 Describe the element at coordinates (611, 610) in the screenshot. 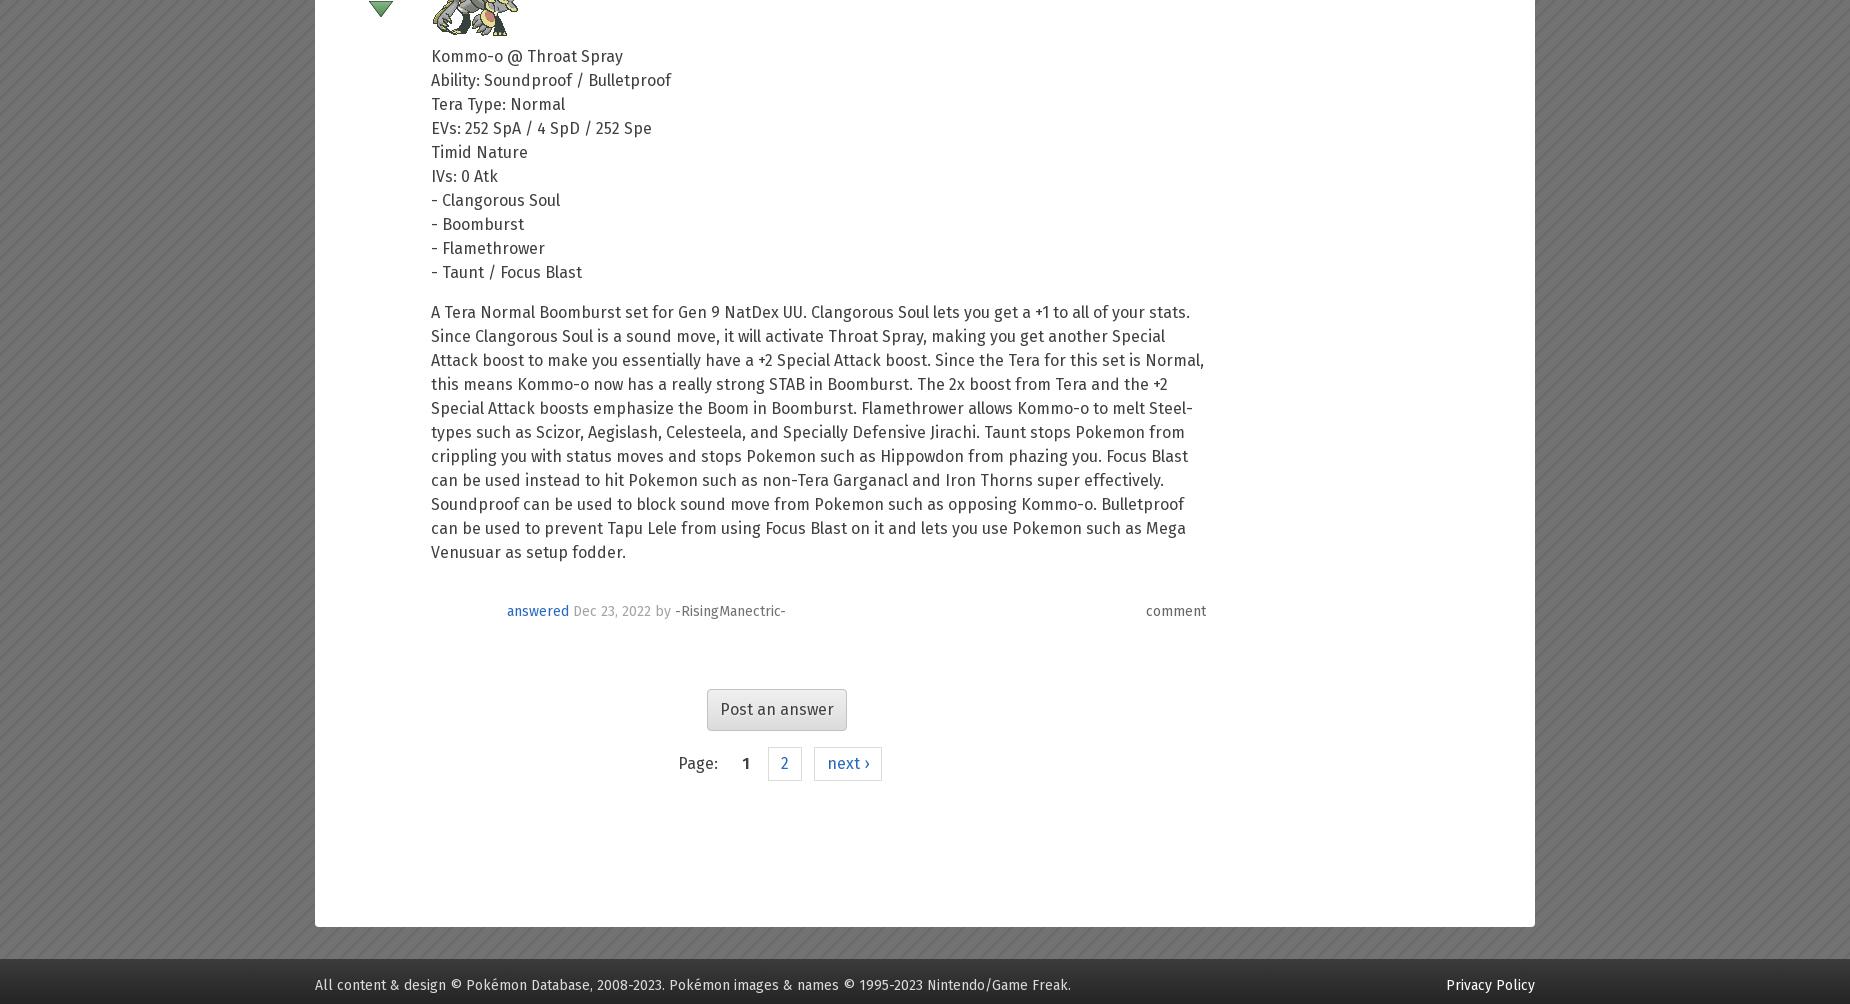

I see `'Dec 23, 2022'` at that location.